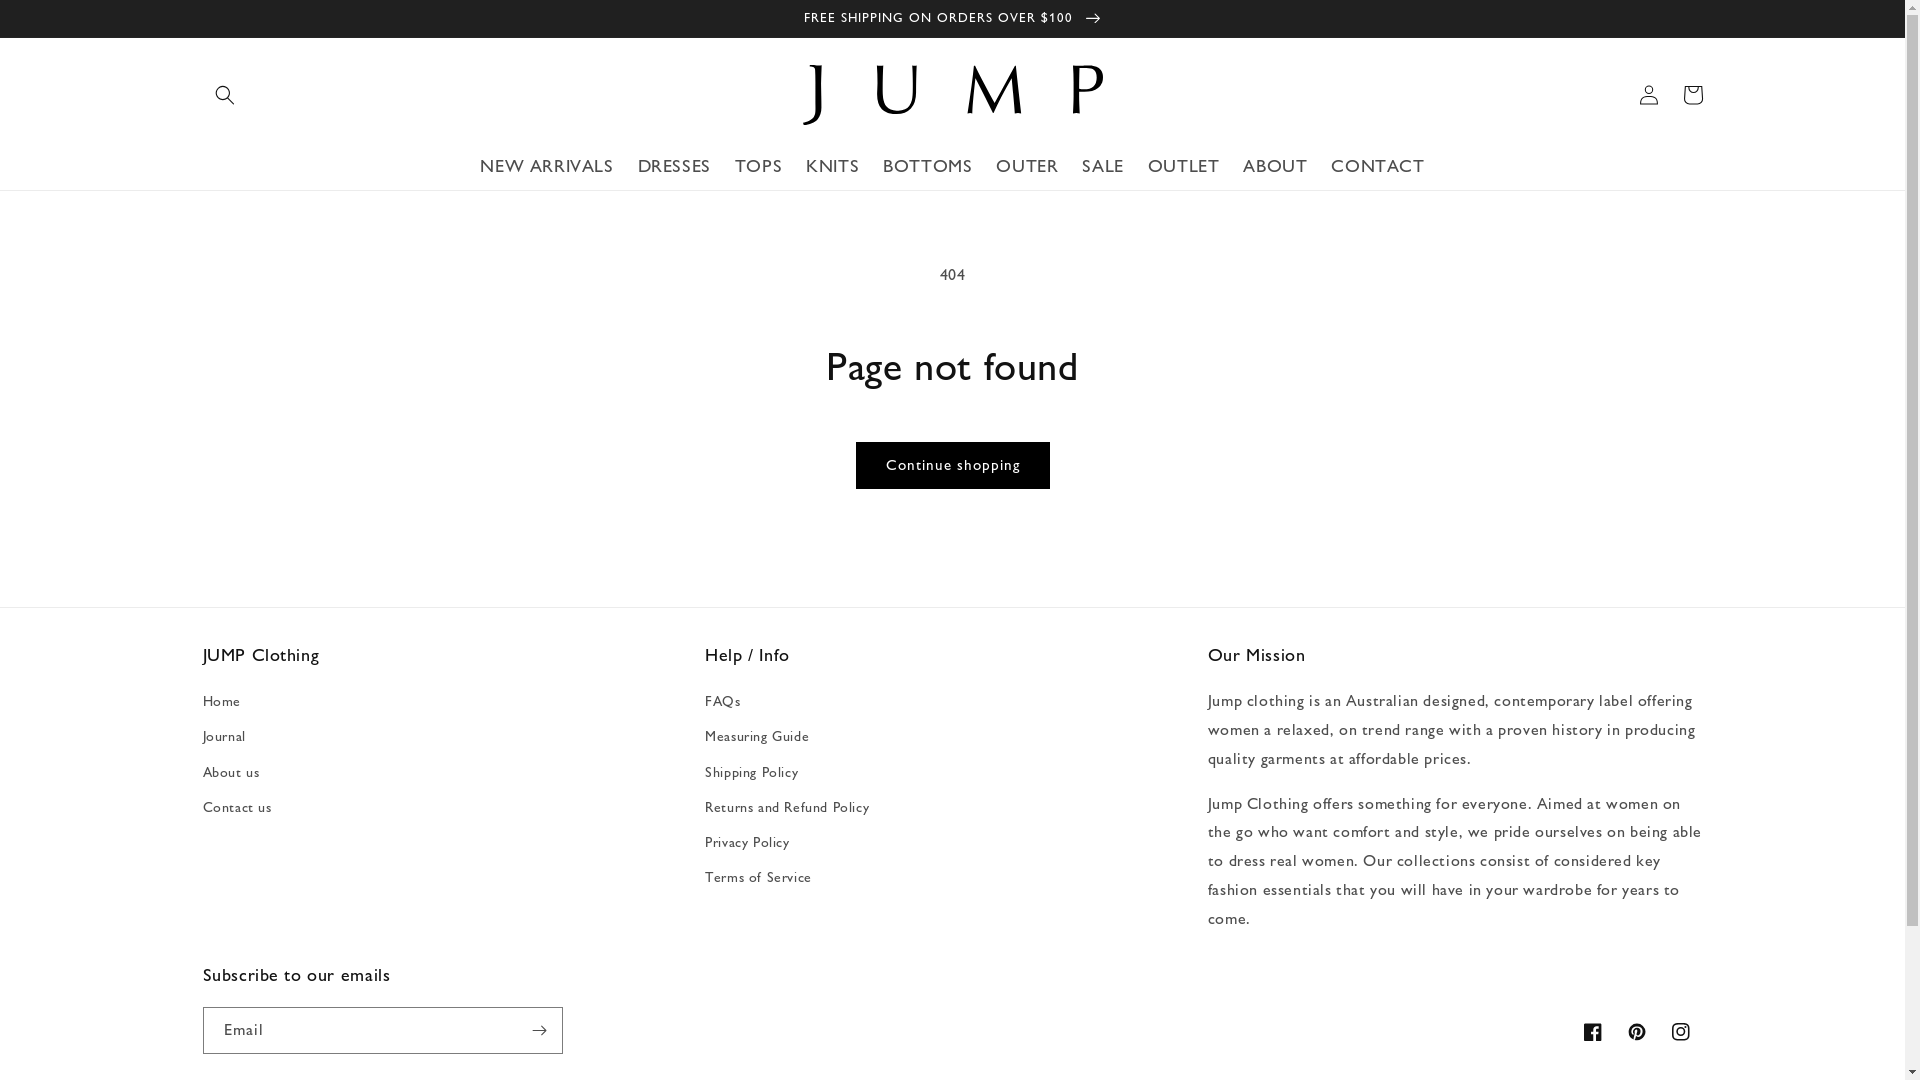 The image size is (1920, 1080). Describe the element at coordinates (952, 465) in the screenshot. I see `'Continue shopping'` at that location.